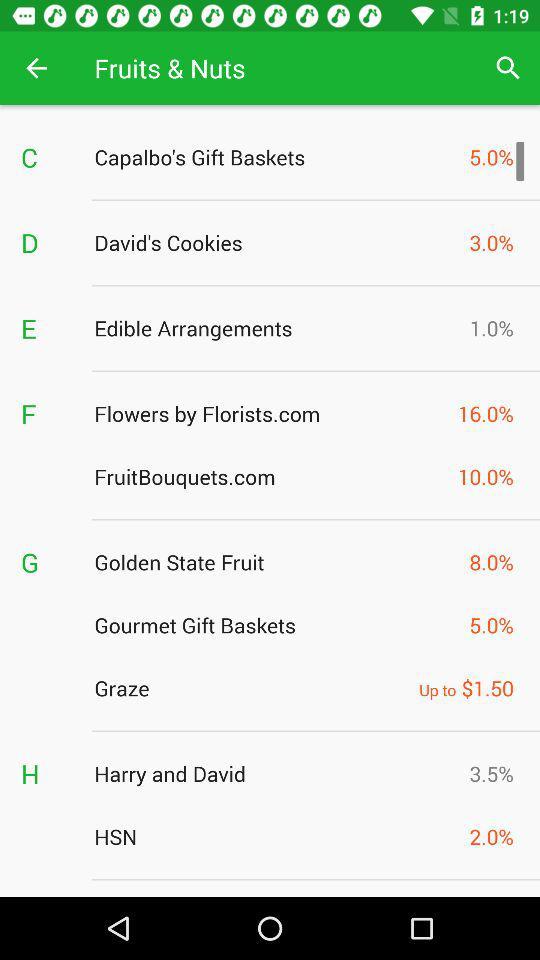 The height and width of the screenshot is (960, 540). Describe the element at coordinates (251, 688) in the screenshot. I see `the icon next to up to 1` at that location.